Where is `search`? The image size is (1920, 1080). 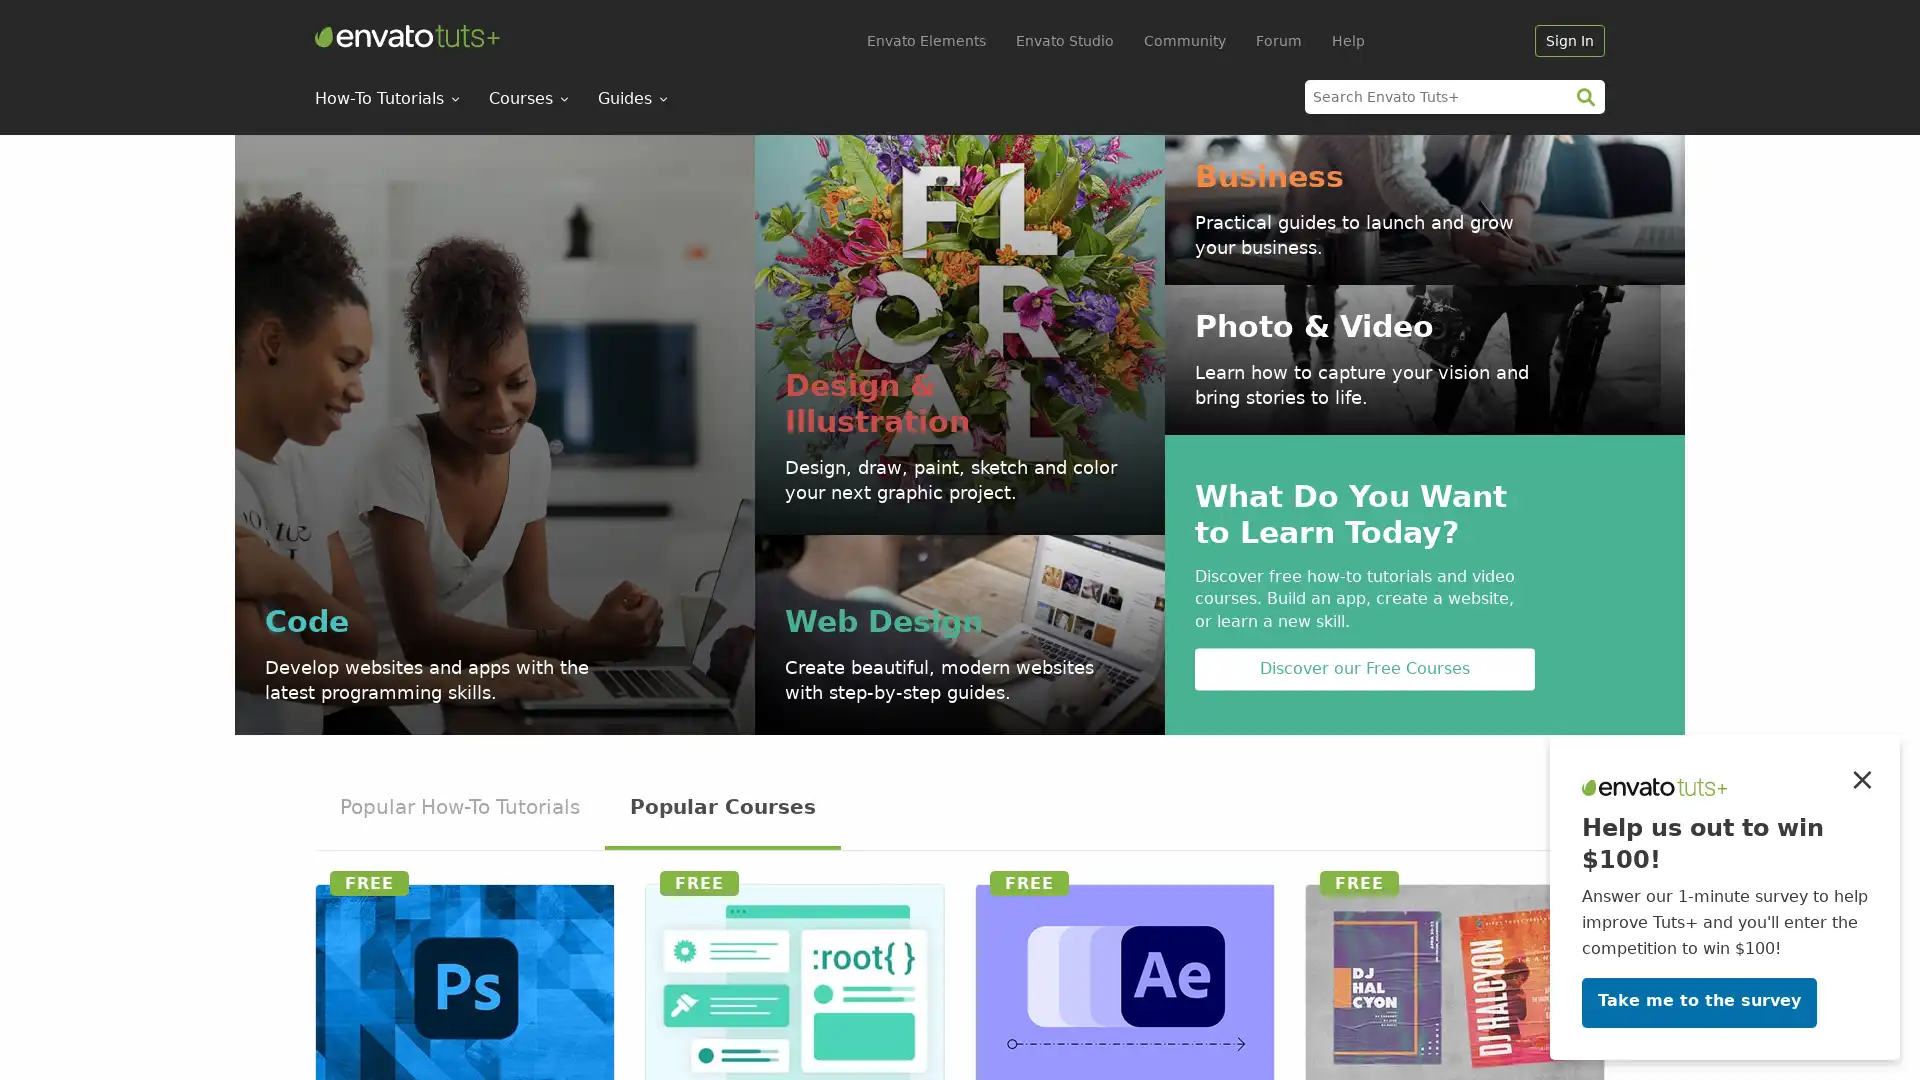
search is located at coordinates (1584, 96).